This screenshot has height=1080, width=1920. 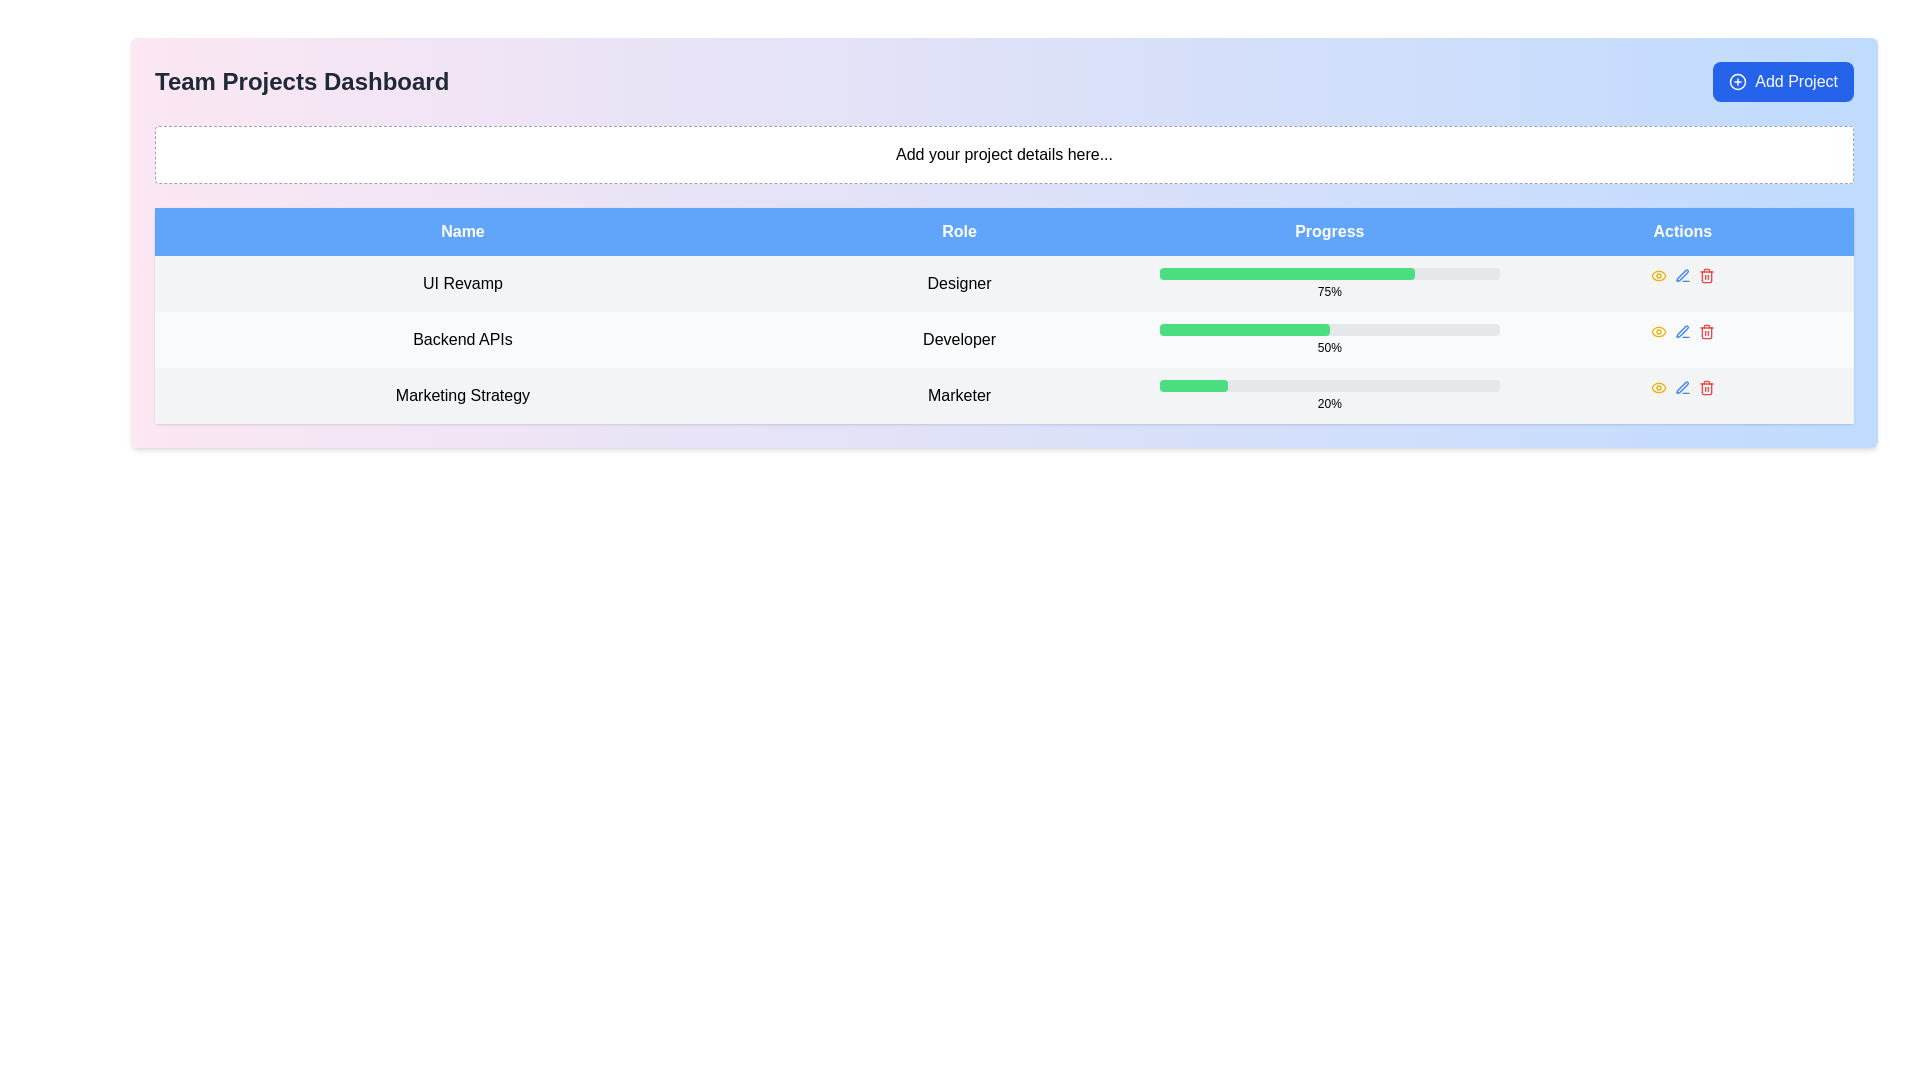 What do you see at coordinates (1705, 330) in the screenshot?
I see `the delete icon button located in the last column of the table under the 'Actions' header, specifically in the third row for 'Backend APIs'` at bounding box center [1705, 330].